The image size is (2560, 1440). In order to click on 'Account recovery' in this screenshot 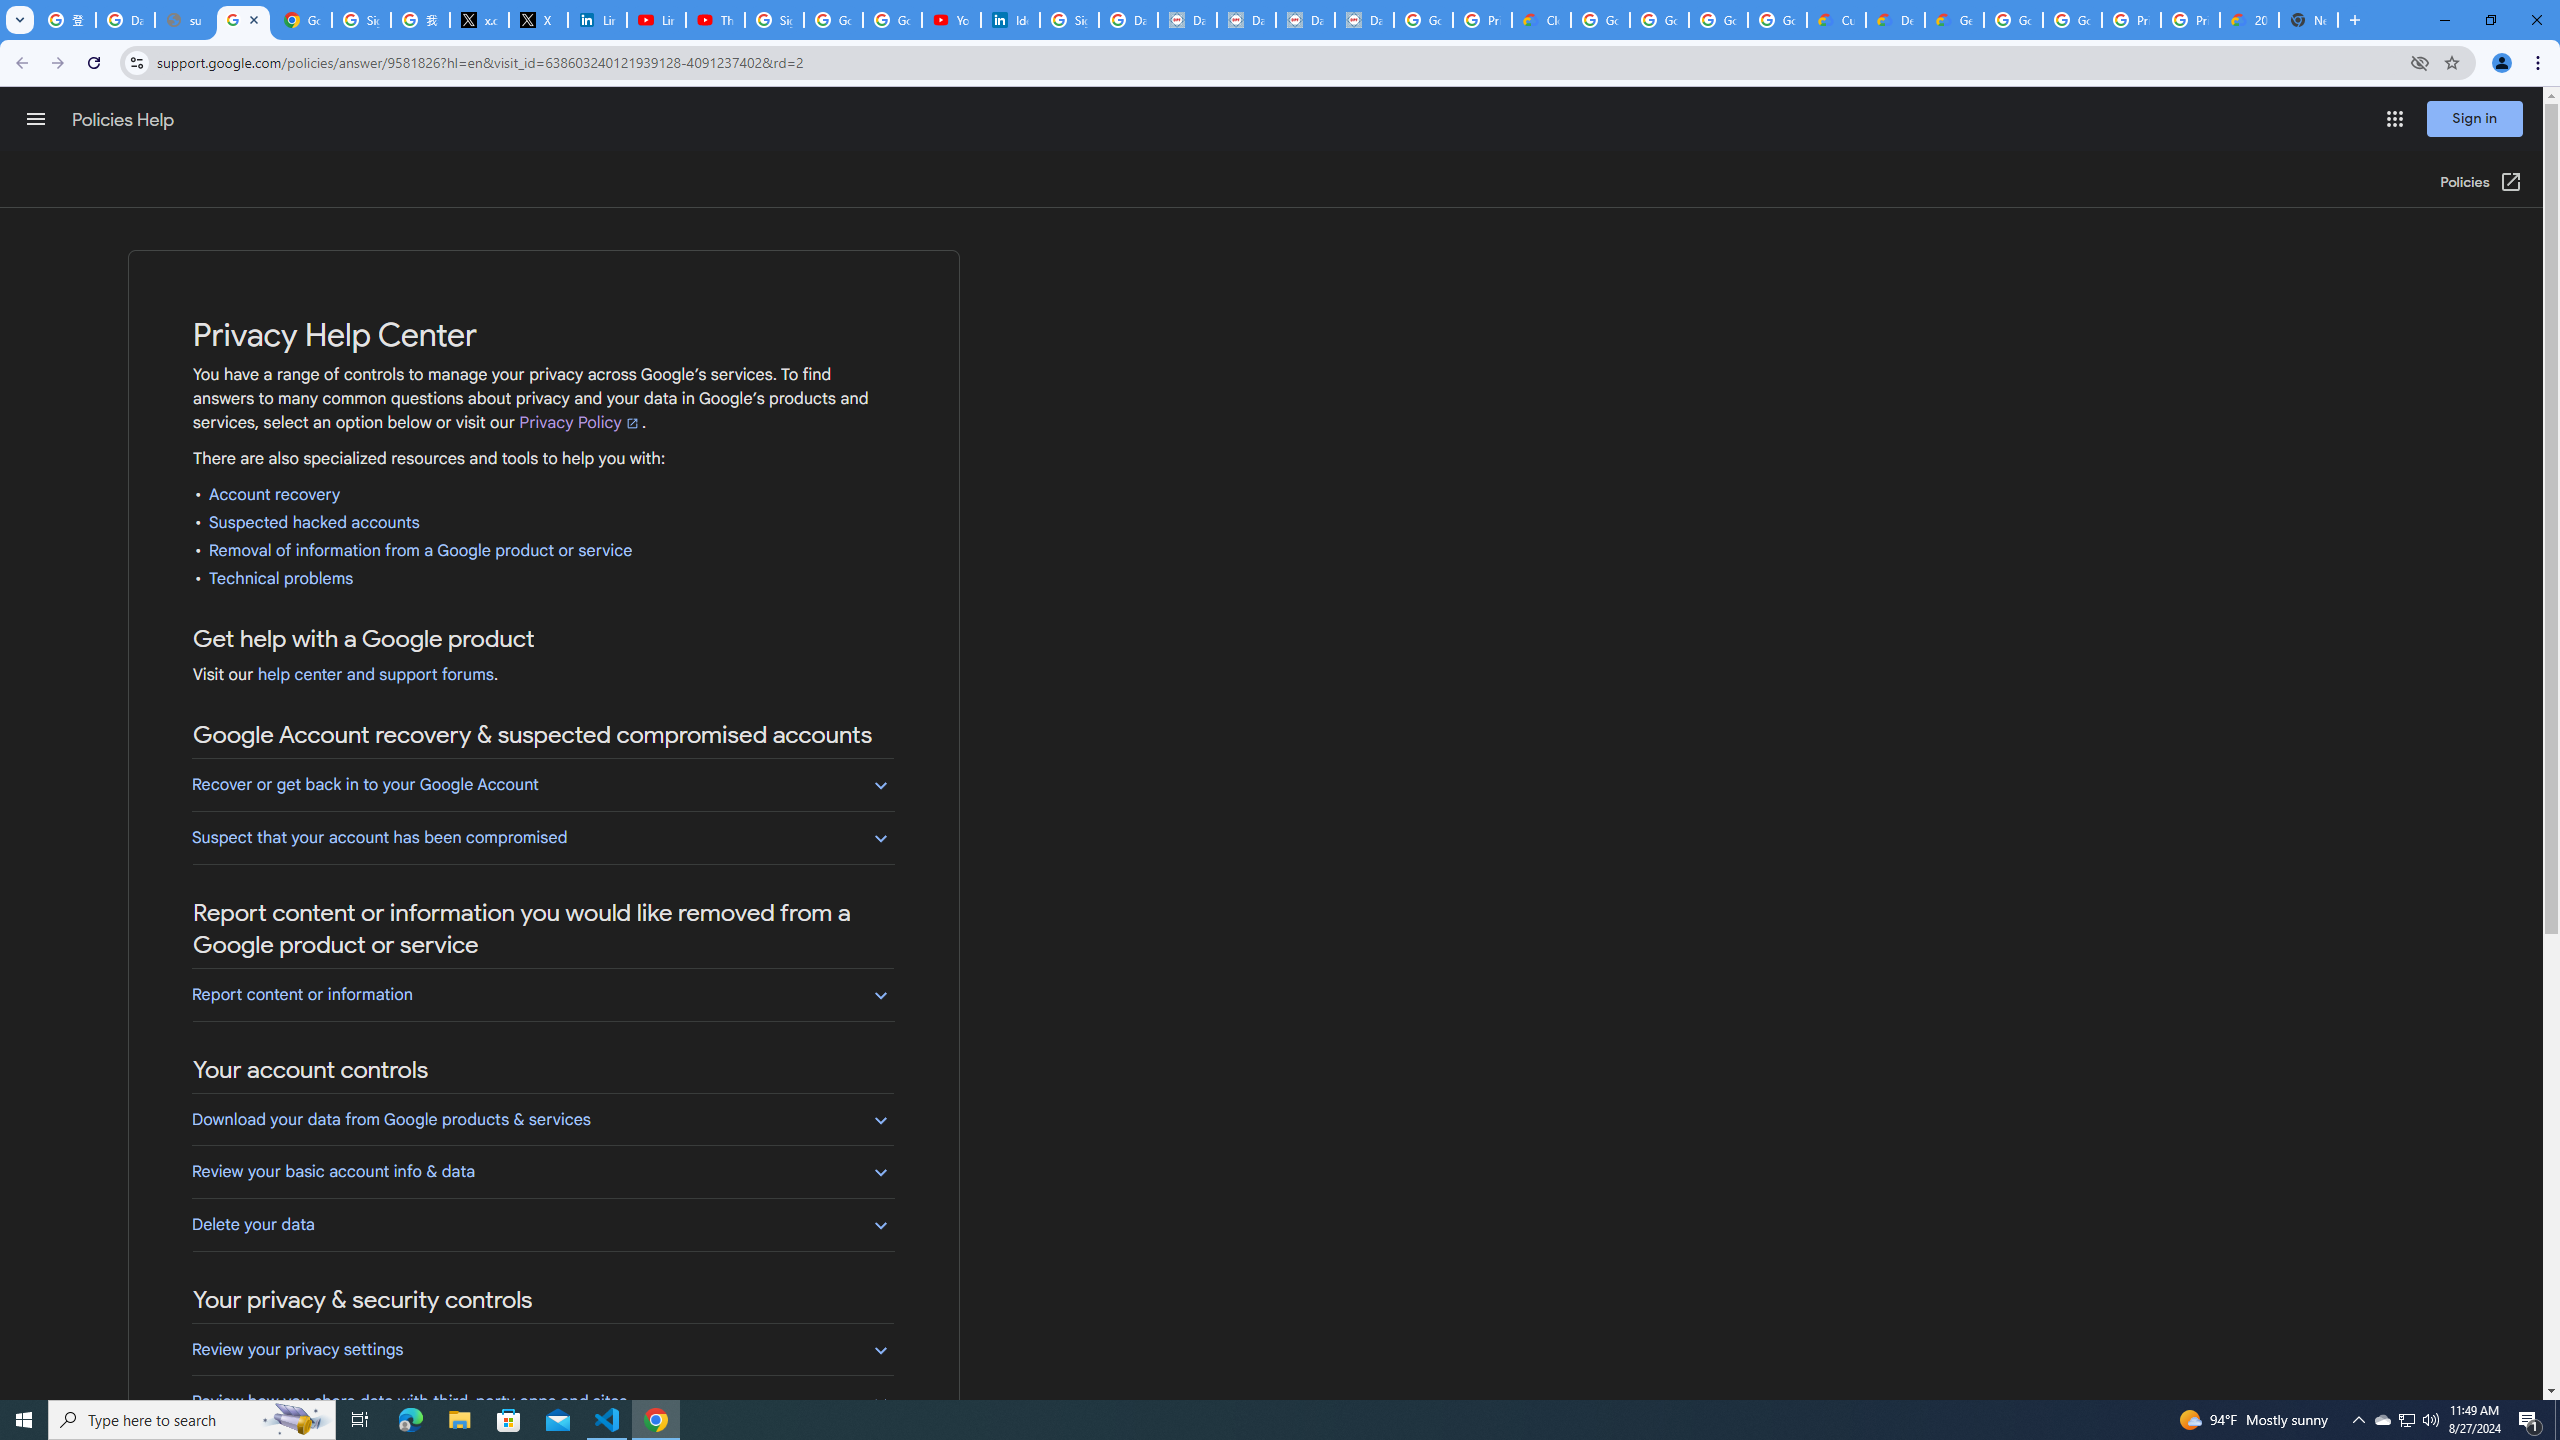, I will do `click(274, 494)`.